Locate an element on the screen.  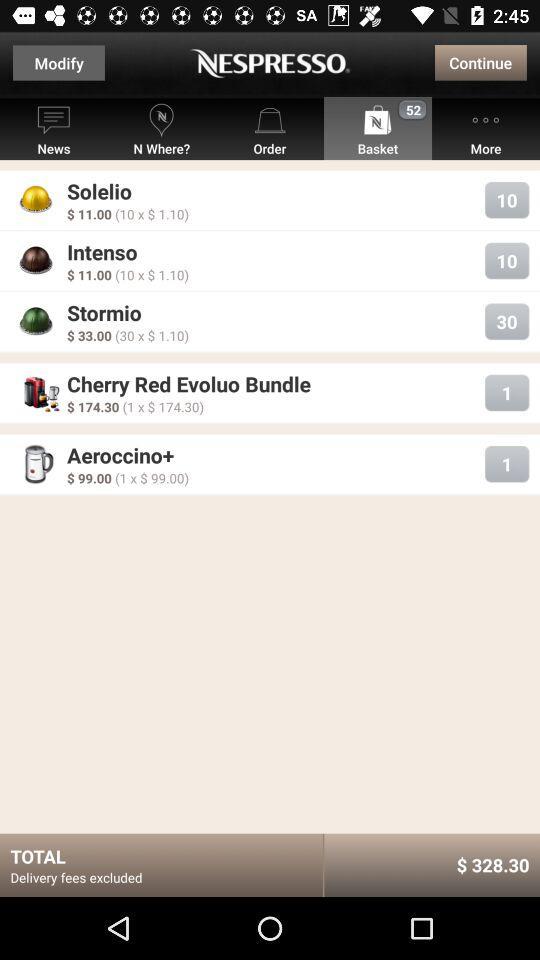
the button next to solelio is located at coordinates (507, 200).